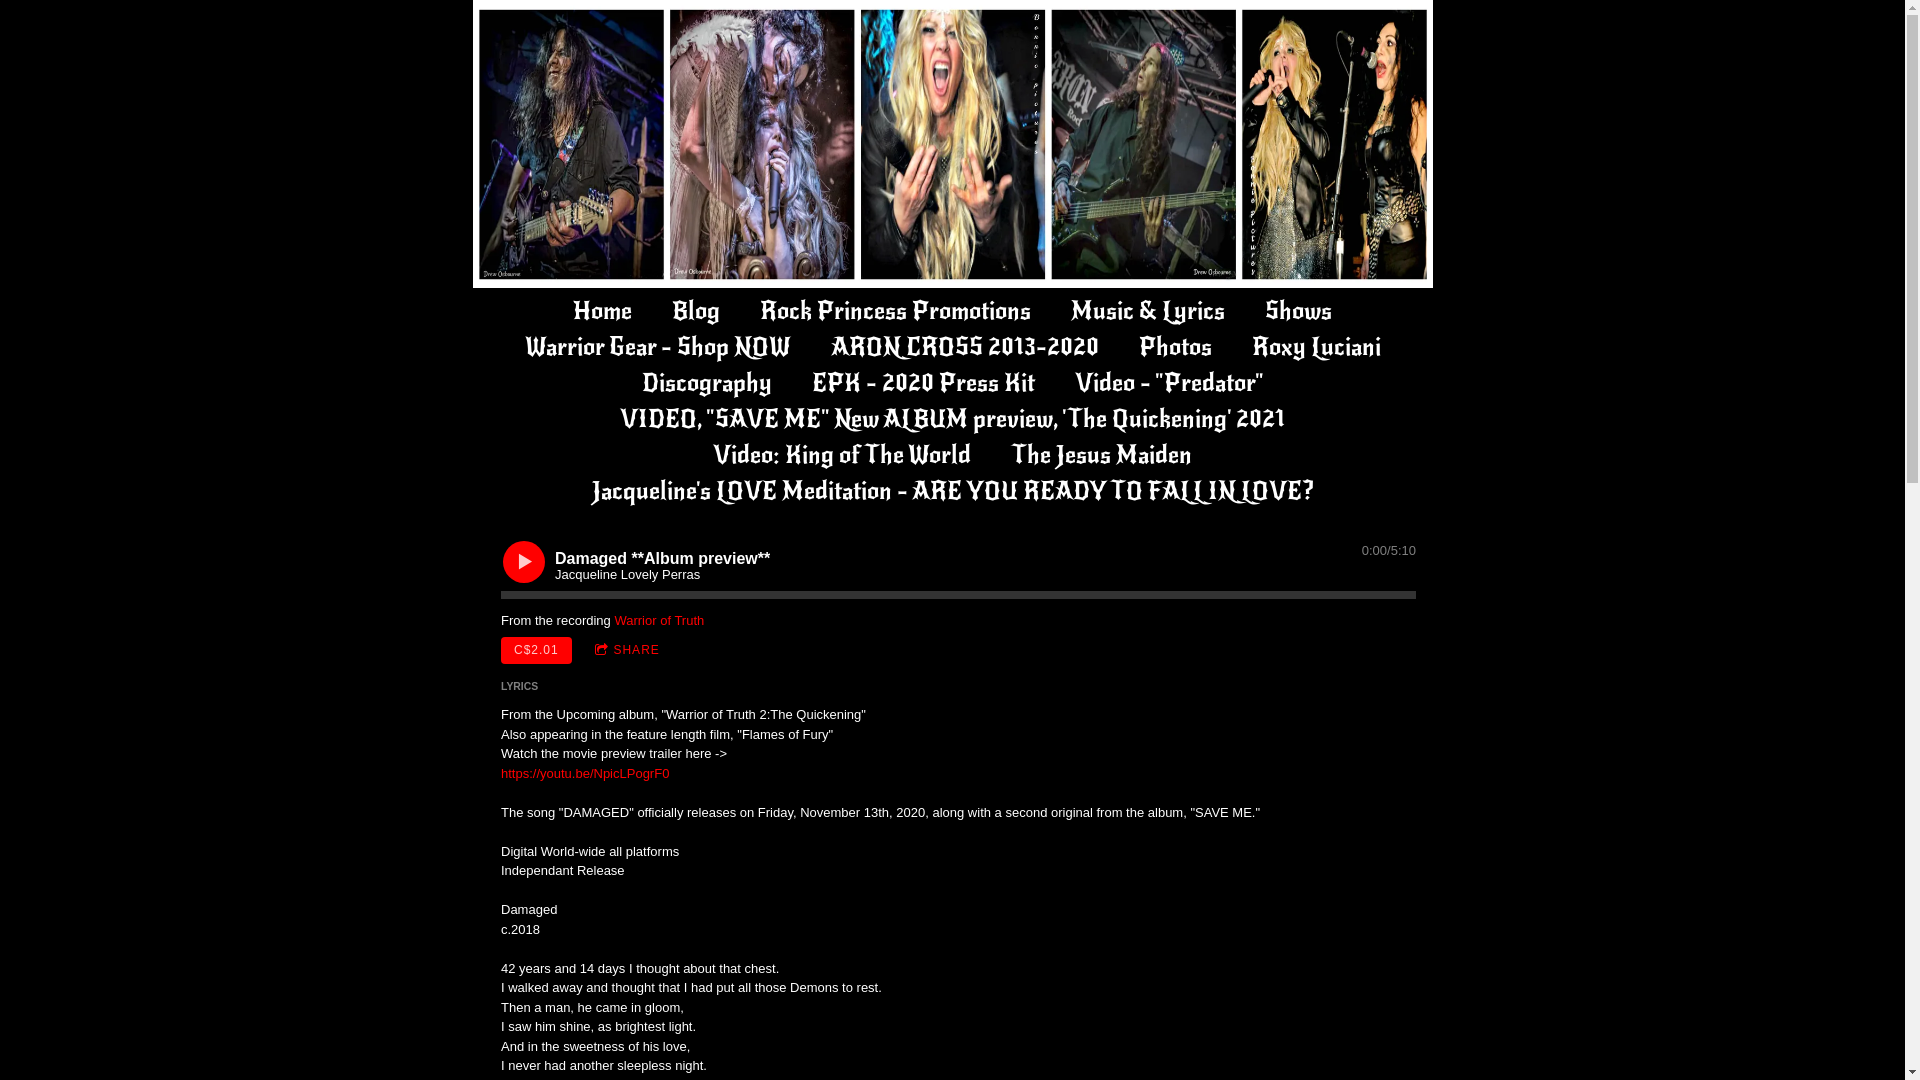 The width and height of the screenshot is (1920, 1080). What do you see at coordinates (964, 346) in the screenshot?
I see `'ARON CROSS 2013-2020'` at bounding box center [964, 346].